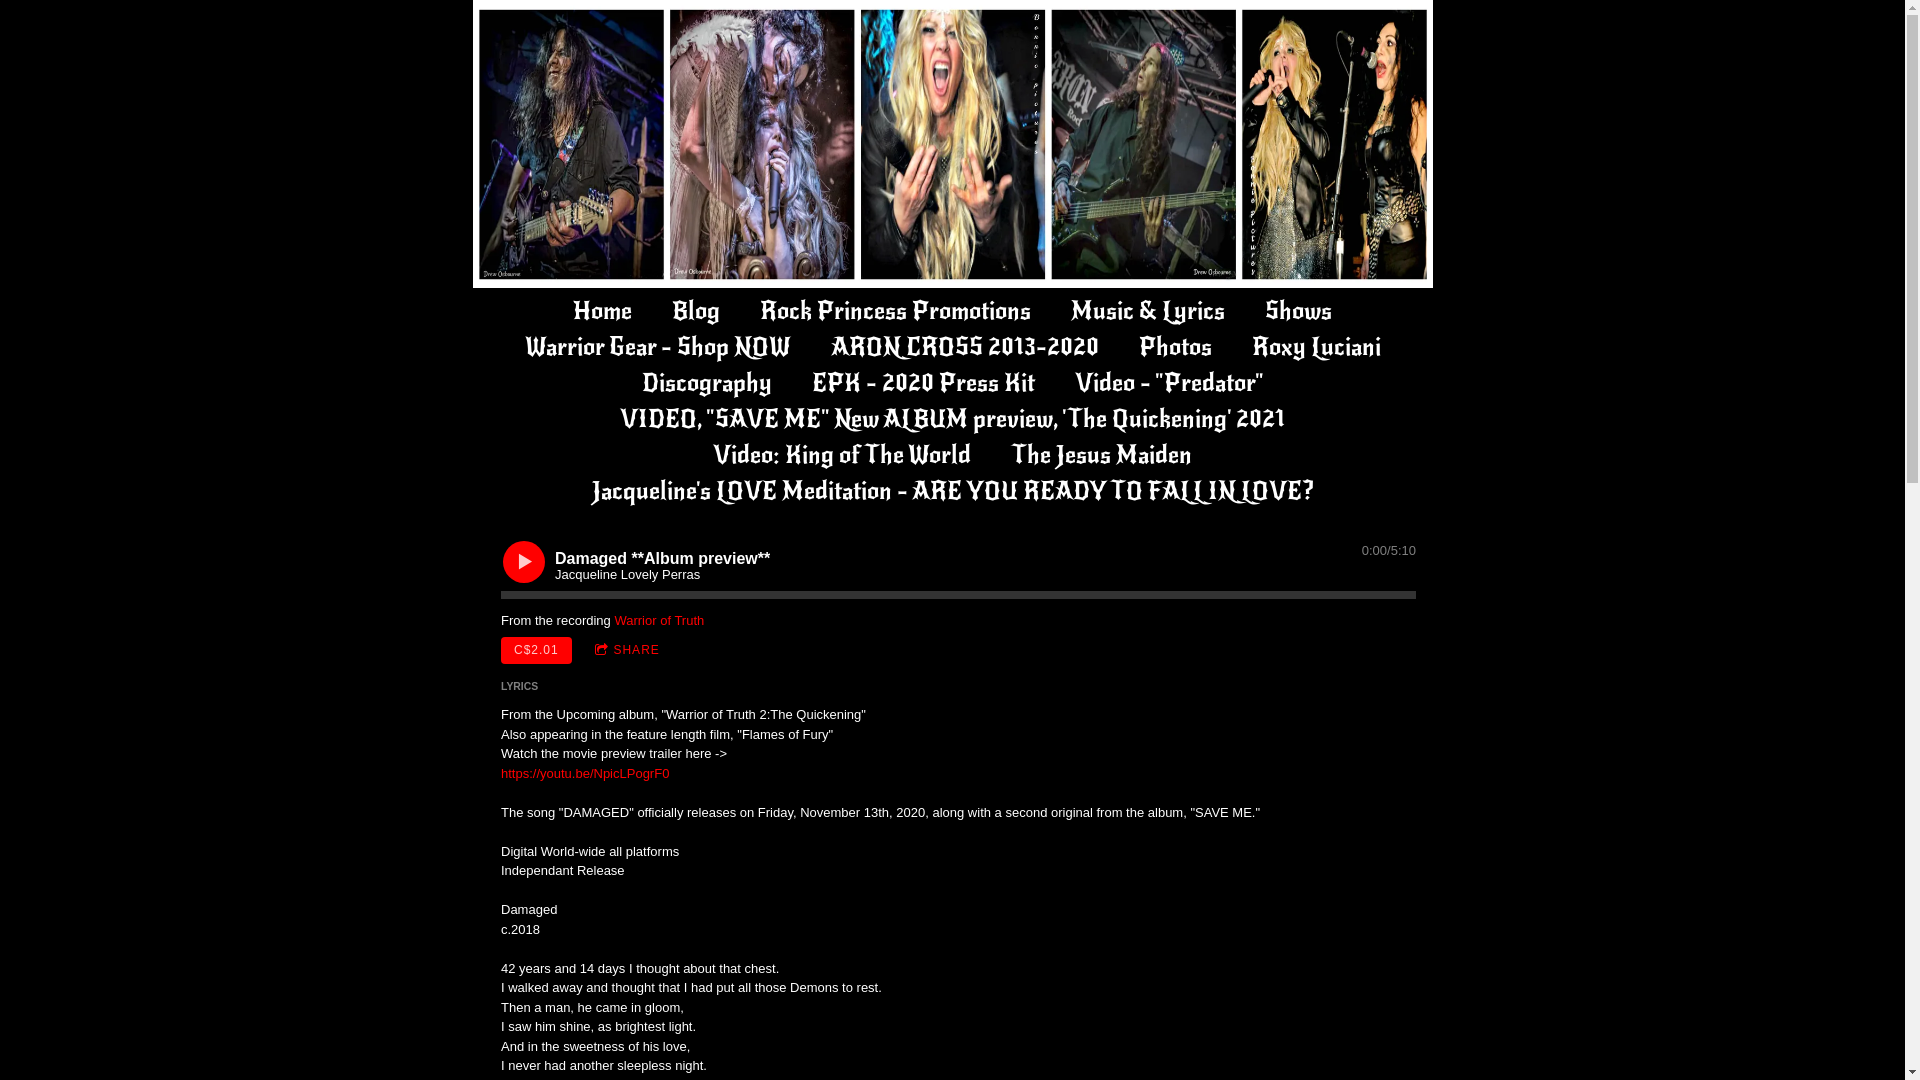 The width and height of the screenshot is (1920, 1080). What do you see at coordinates (964, 346) in the screenshot?
I see `'ARON CROSS 2013-2020'` at bounding box center [964, 346].